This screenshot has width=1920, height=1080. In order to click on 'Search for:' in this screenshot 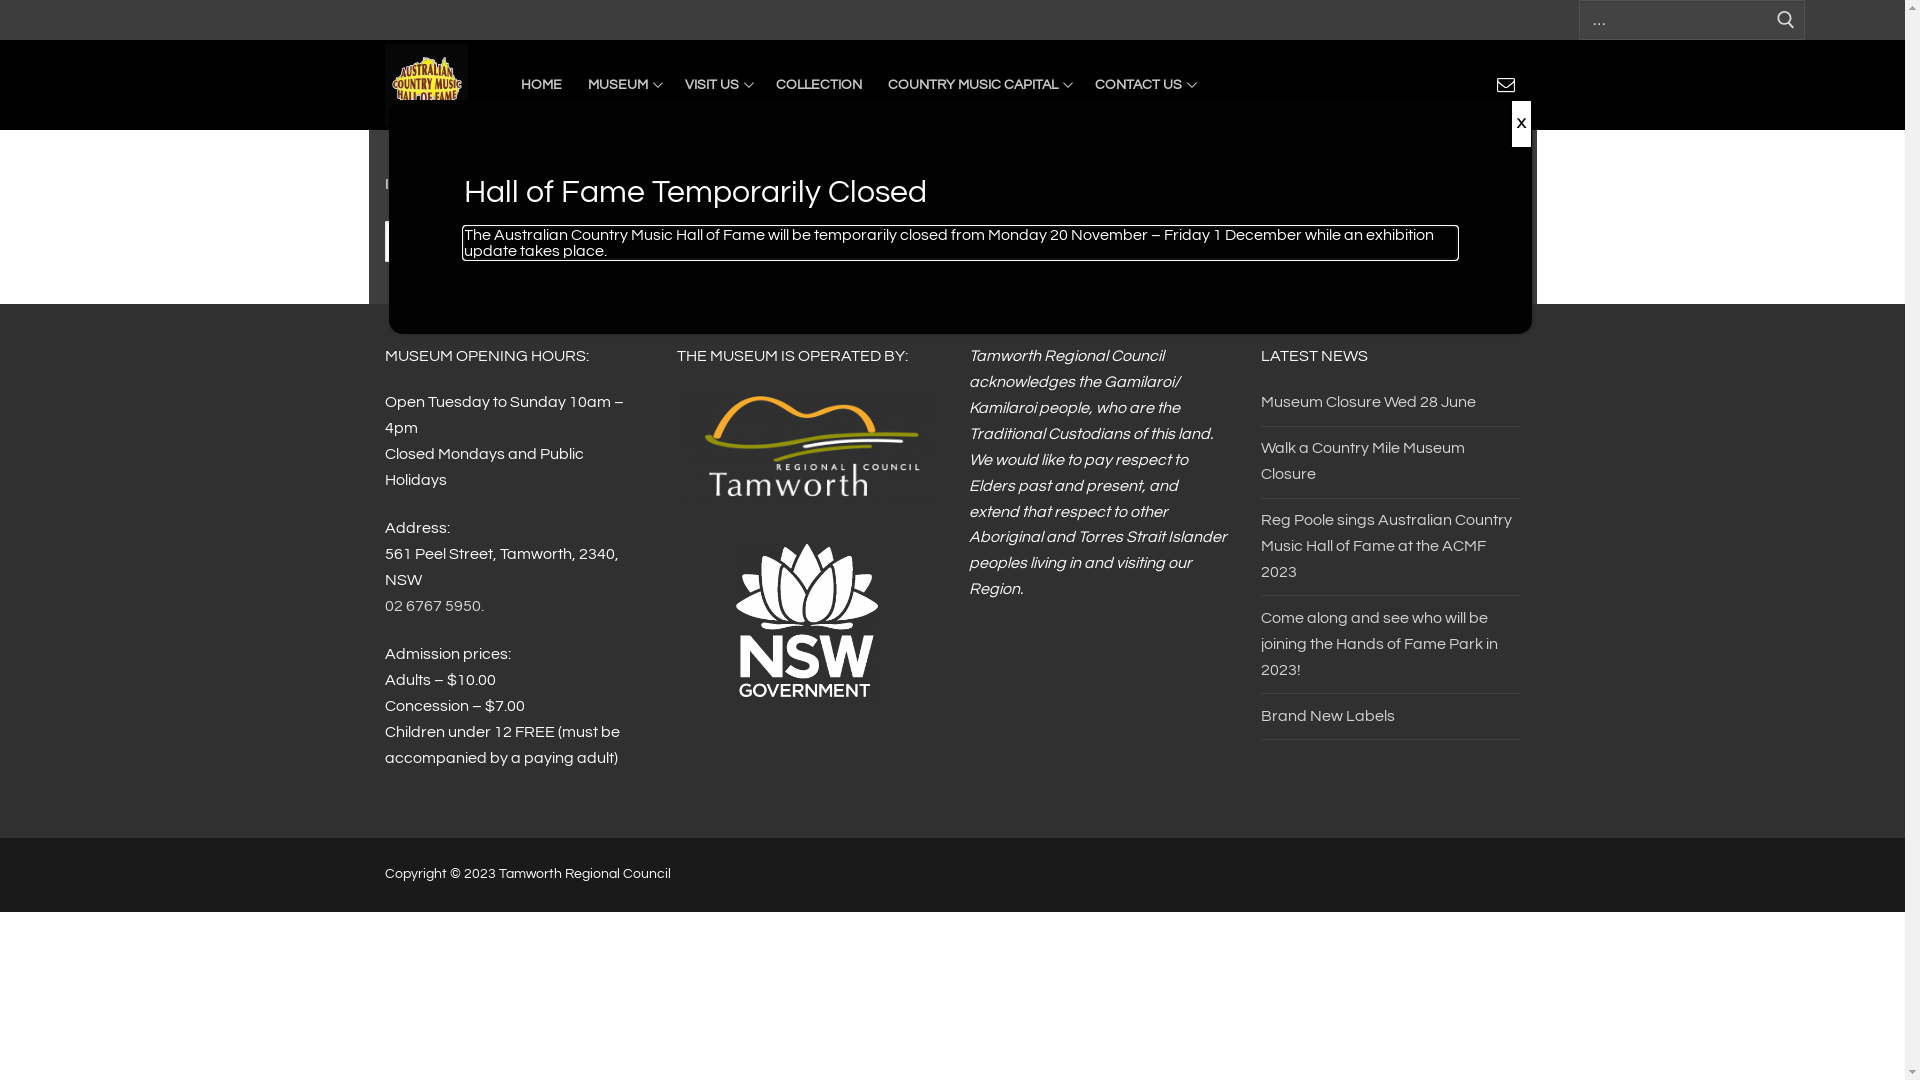, I will do `click(1578, 19)`.